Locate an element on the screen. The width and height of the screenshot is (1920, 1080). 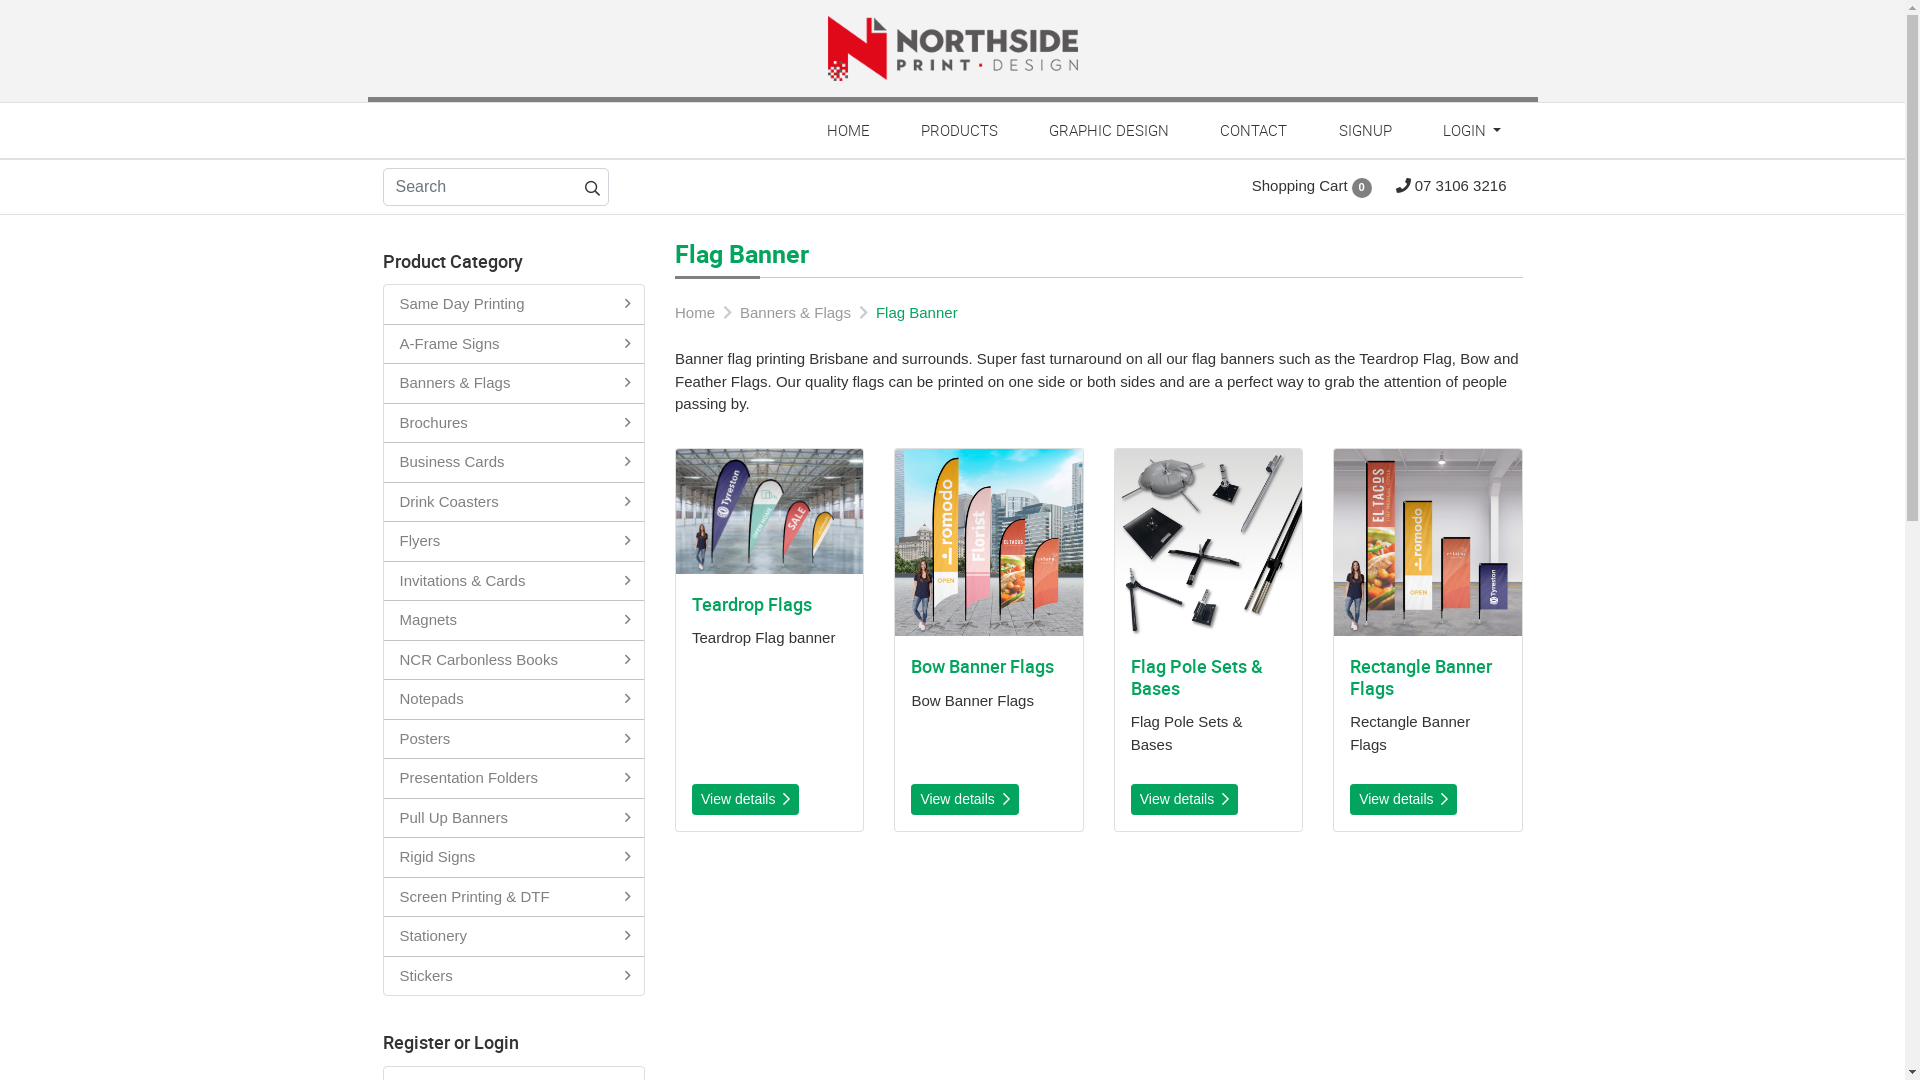
'SIGNUP' is located at coordinates (1363, 130).